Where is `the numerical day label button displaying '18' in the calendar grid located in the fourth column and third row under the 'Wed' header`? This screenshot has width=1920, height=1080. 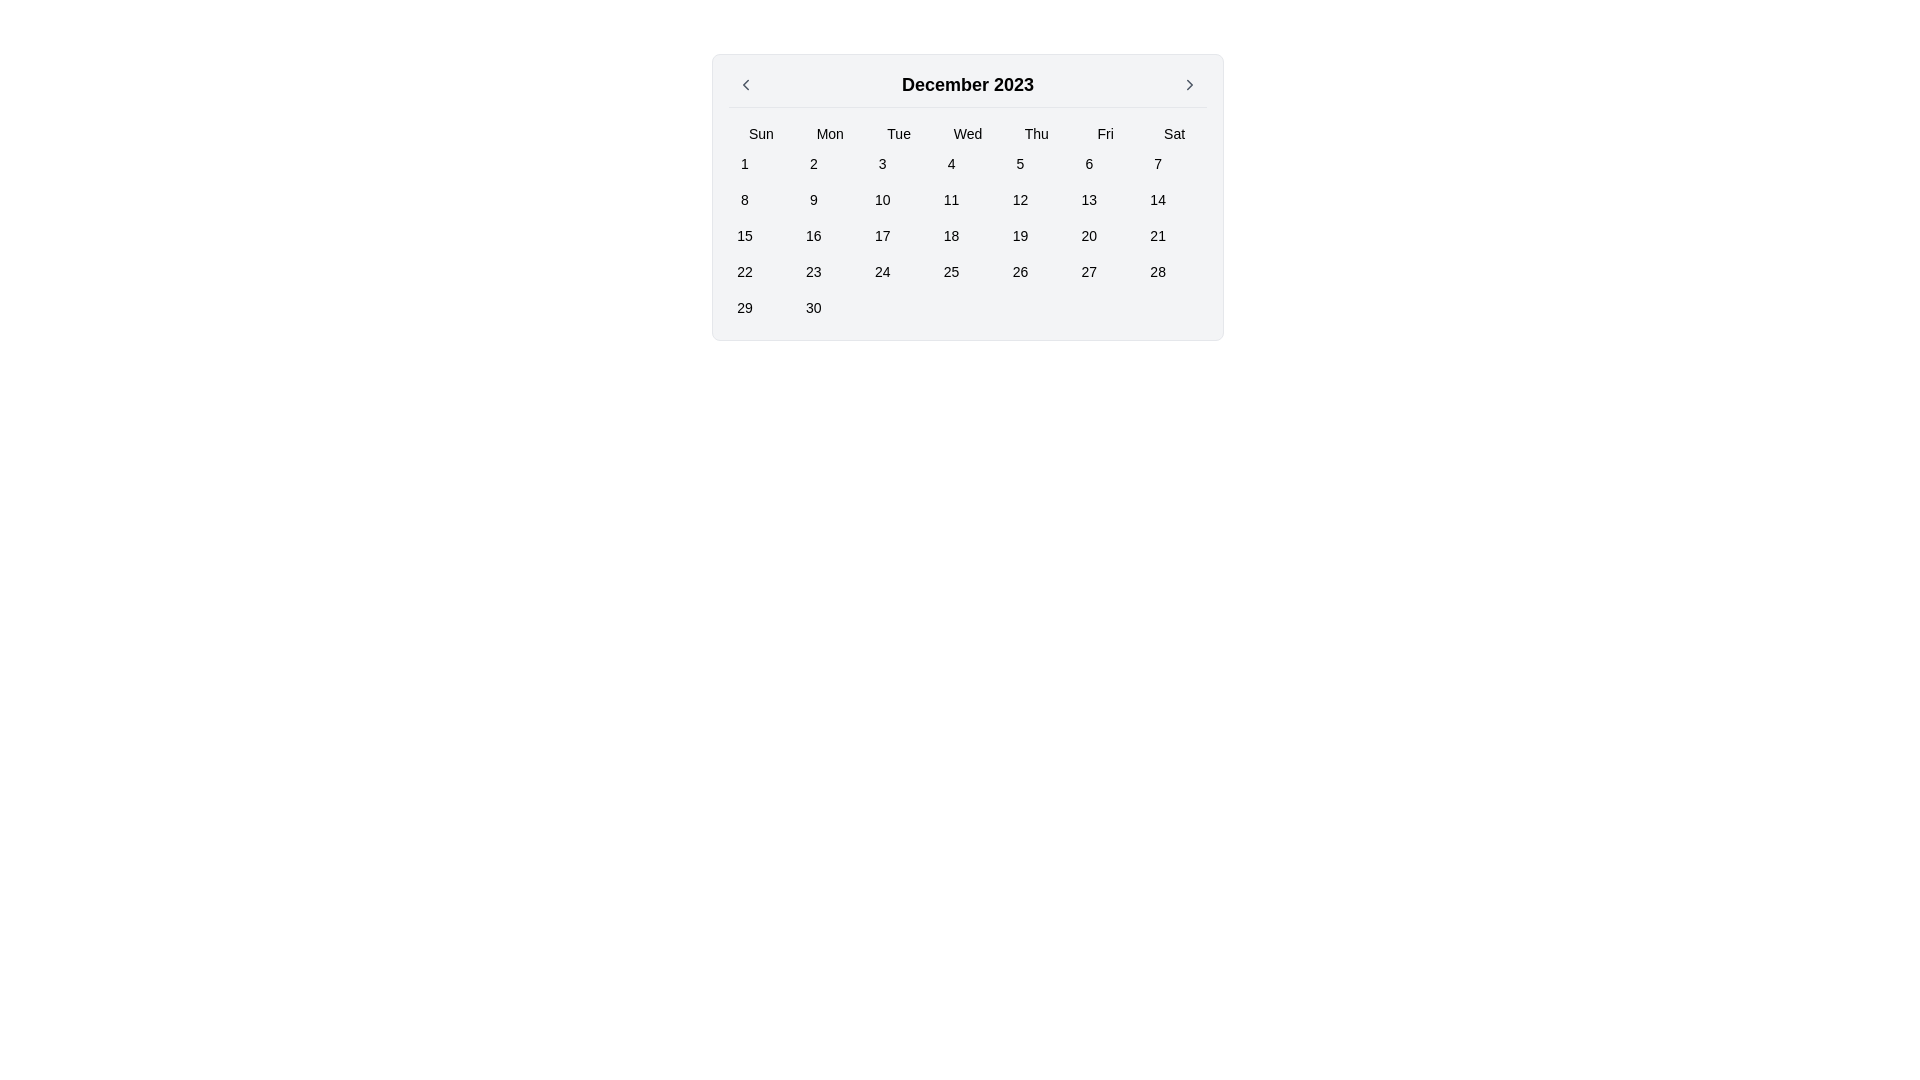 the numerical day label button displaying '18' in the calendar grid located in the fourth column and third row under the 'Wed' header is located at coordinates (950, 234).